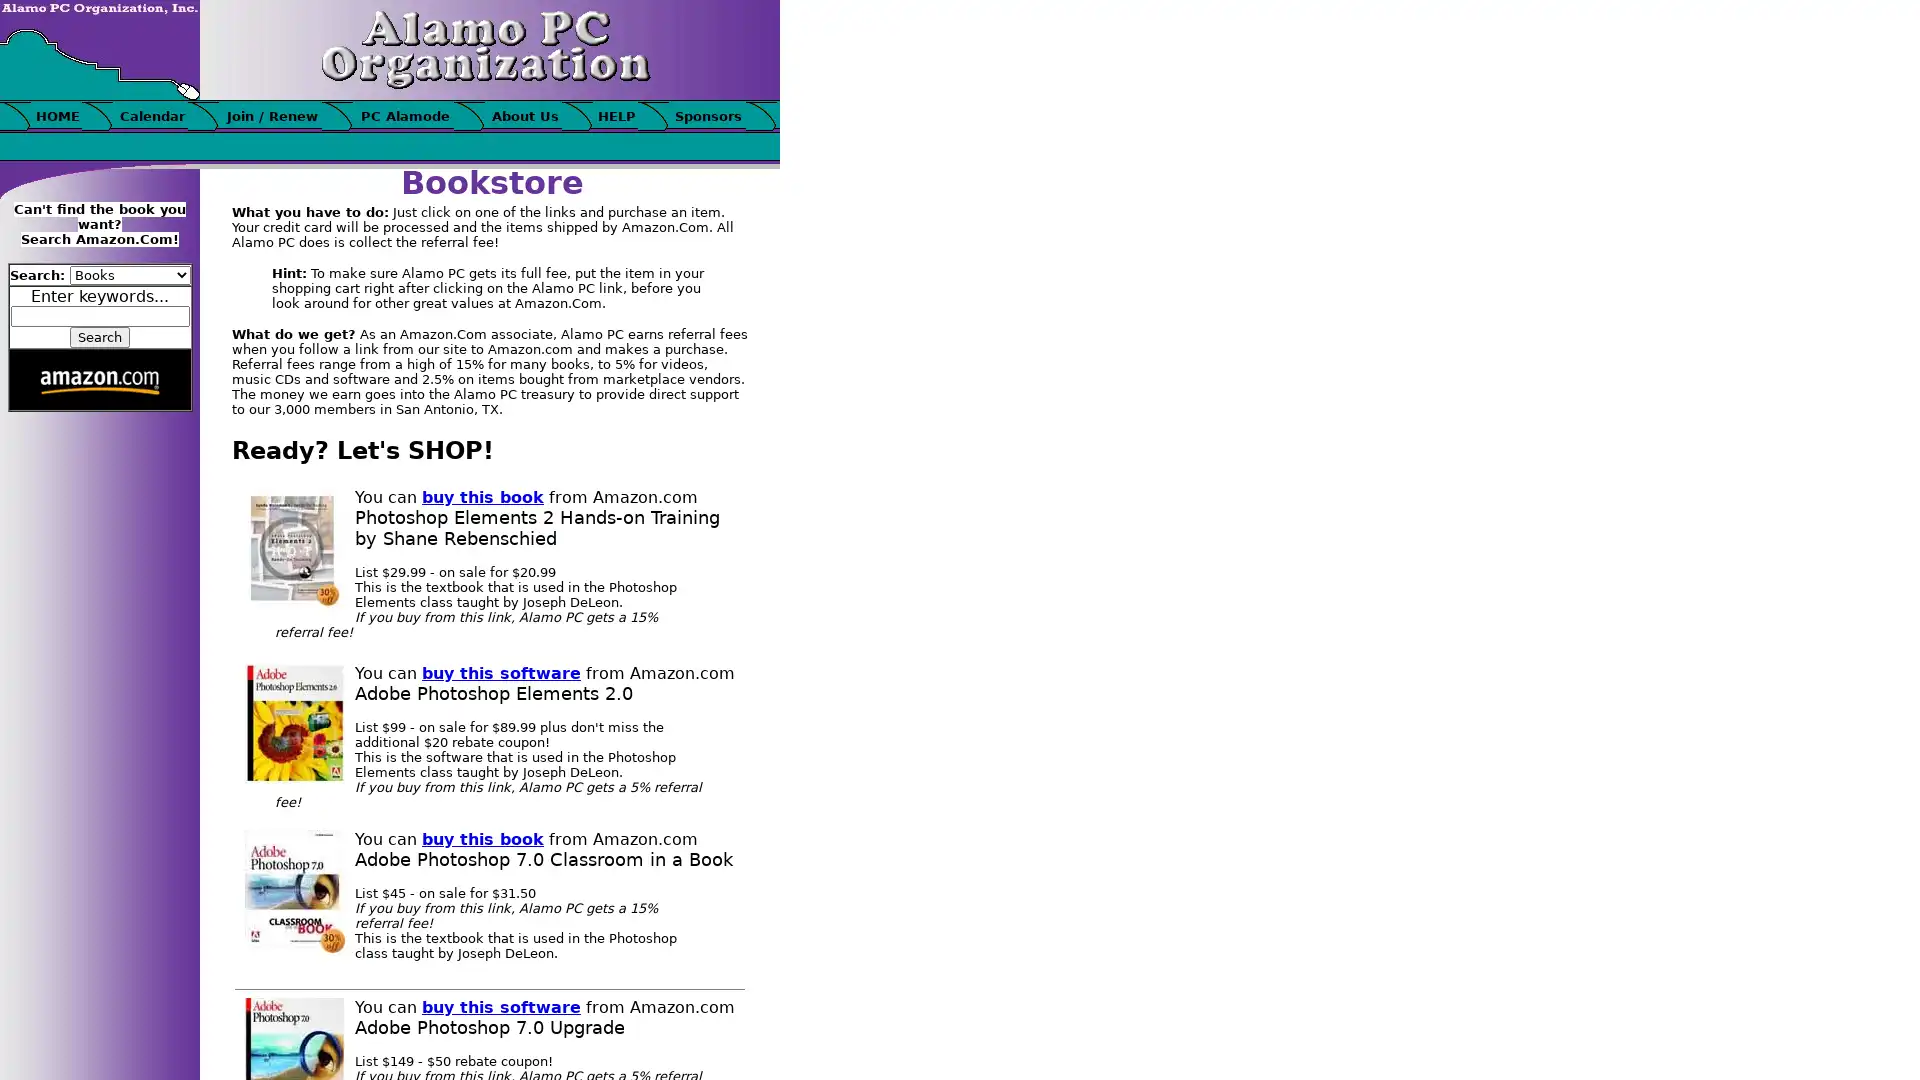  I want to click on Search, so click(99, 336).